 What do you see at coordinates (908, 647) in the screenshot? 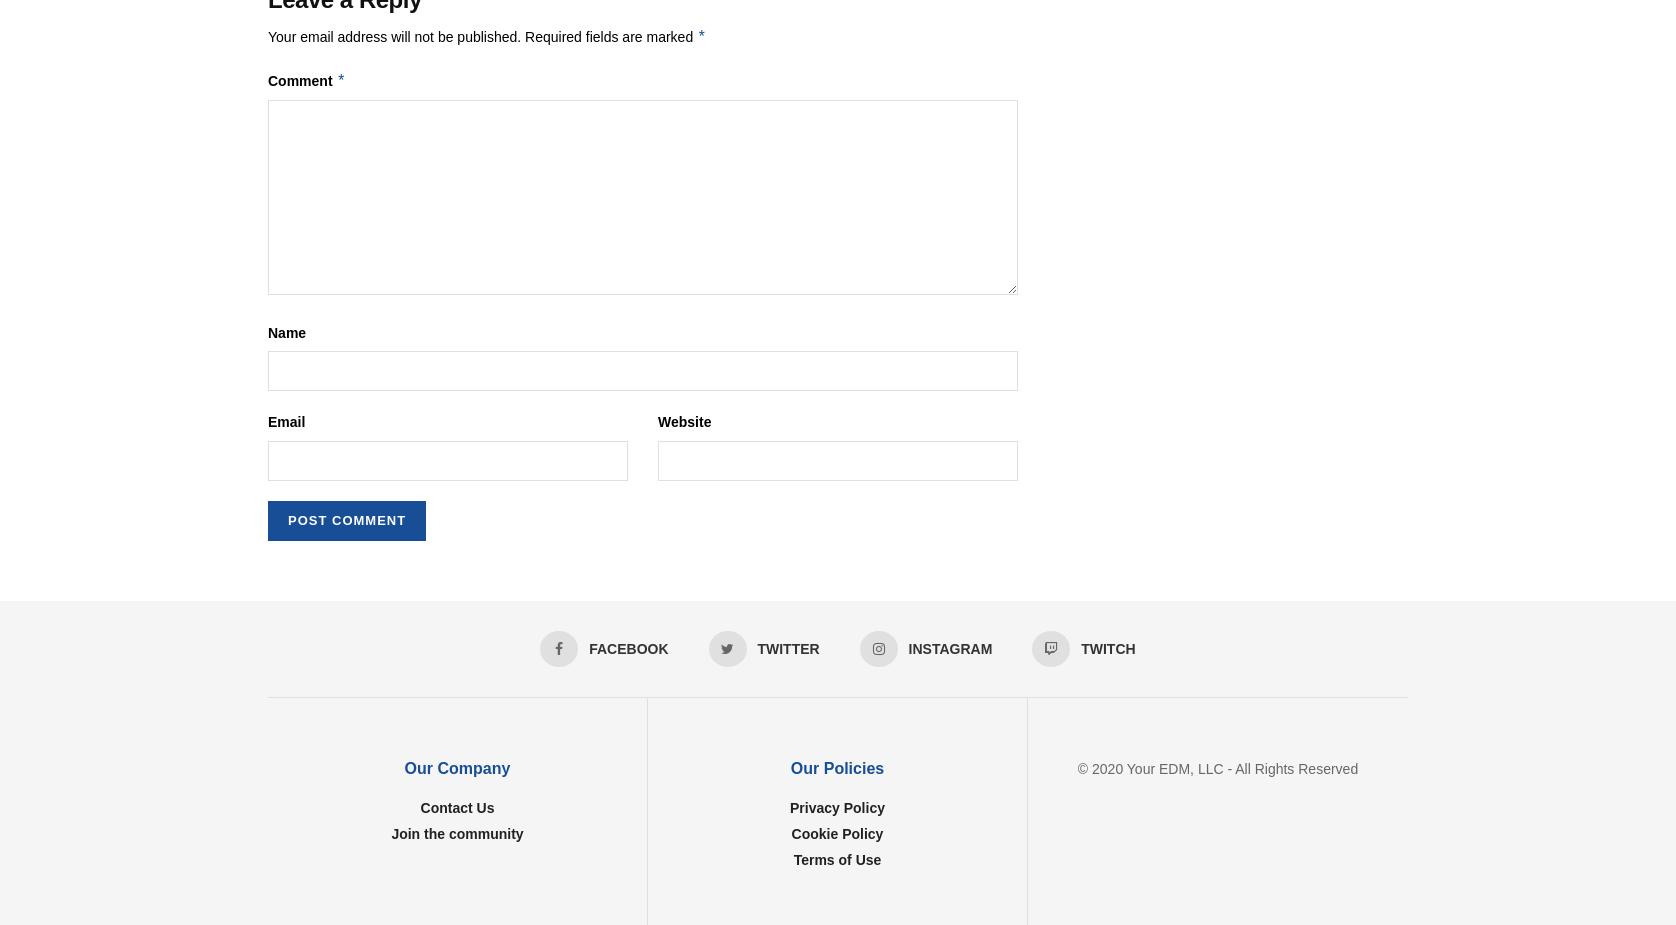
I see `'Instagram'` at bounding box center [908, 647].